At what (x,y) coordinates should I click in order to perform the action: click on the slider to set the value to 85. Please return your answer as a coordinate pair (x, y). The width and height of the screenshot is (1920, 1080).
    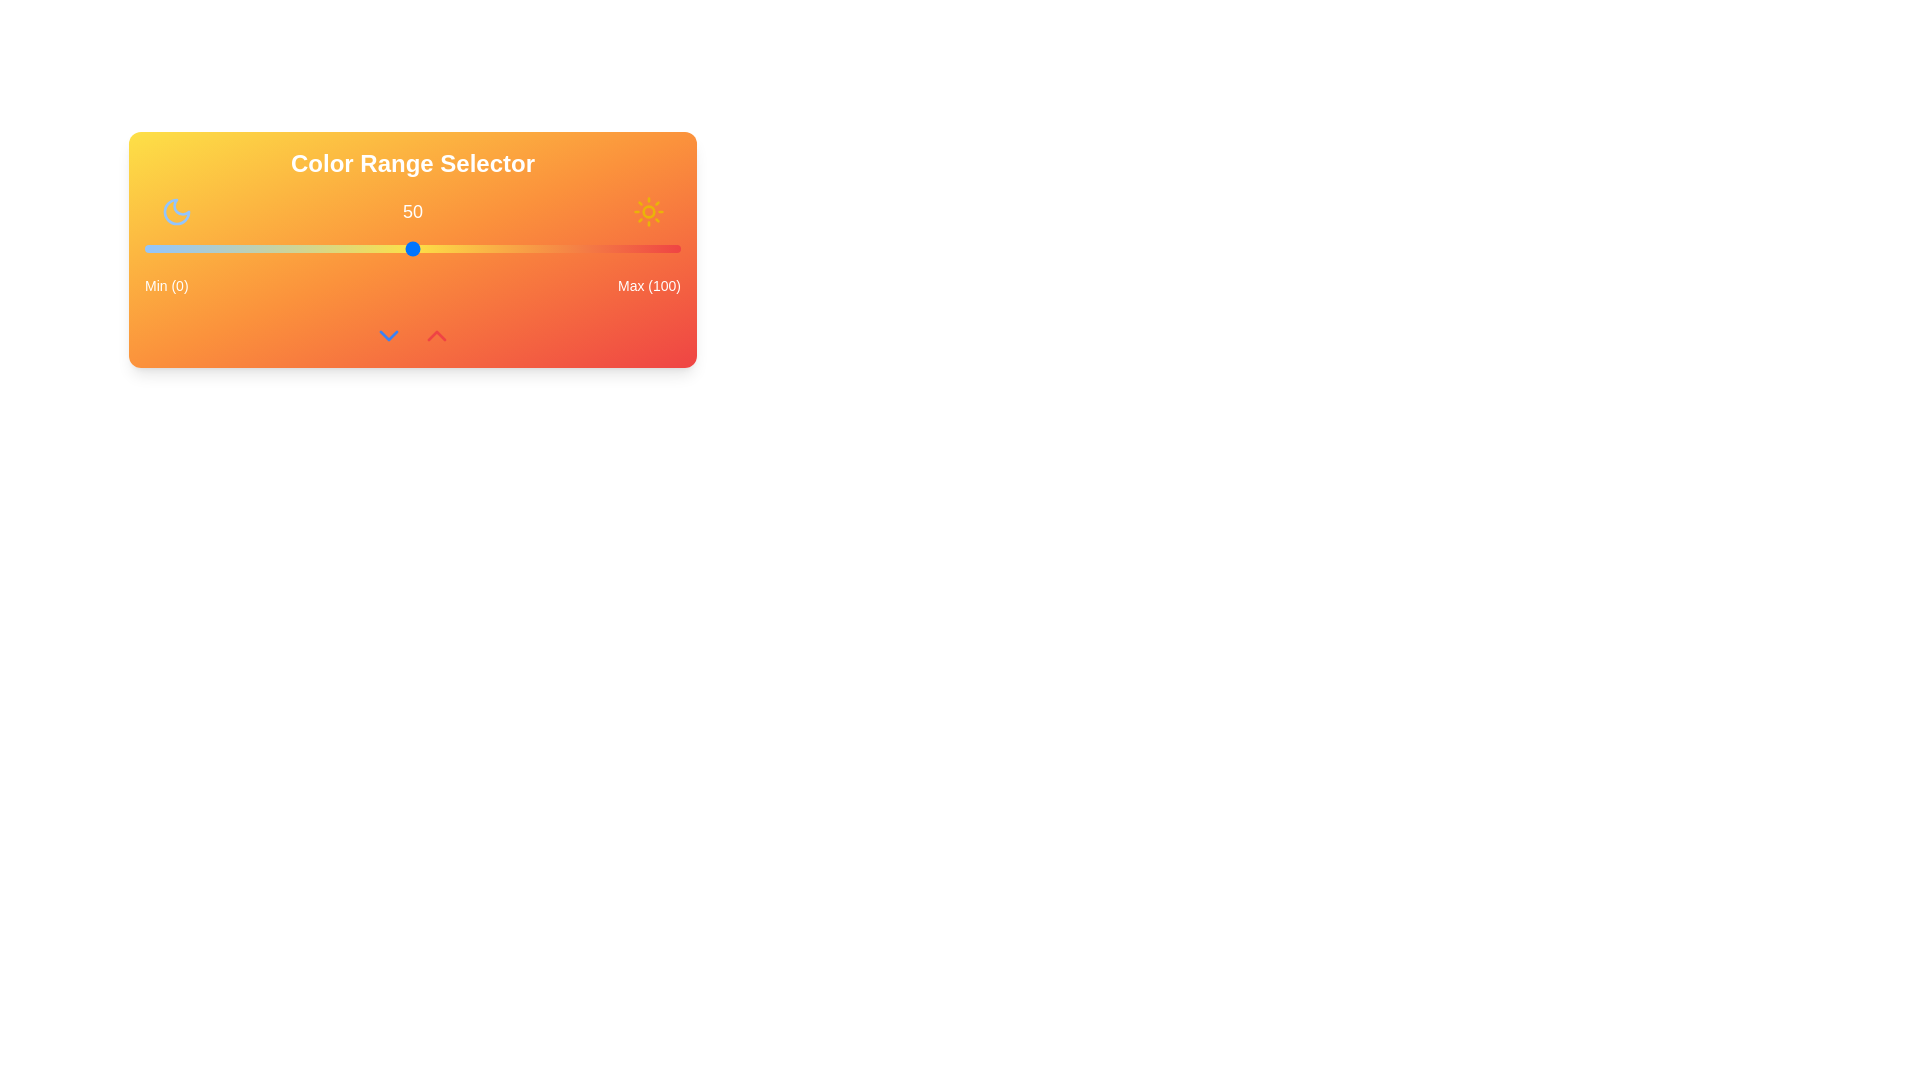
    Looking at the image, I should click on (599, 248).